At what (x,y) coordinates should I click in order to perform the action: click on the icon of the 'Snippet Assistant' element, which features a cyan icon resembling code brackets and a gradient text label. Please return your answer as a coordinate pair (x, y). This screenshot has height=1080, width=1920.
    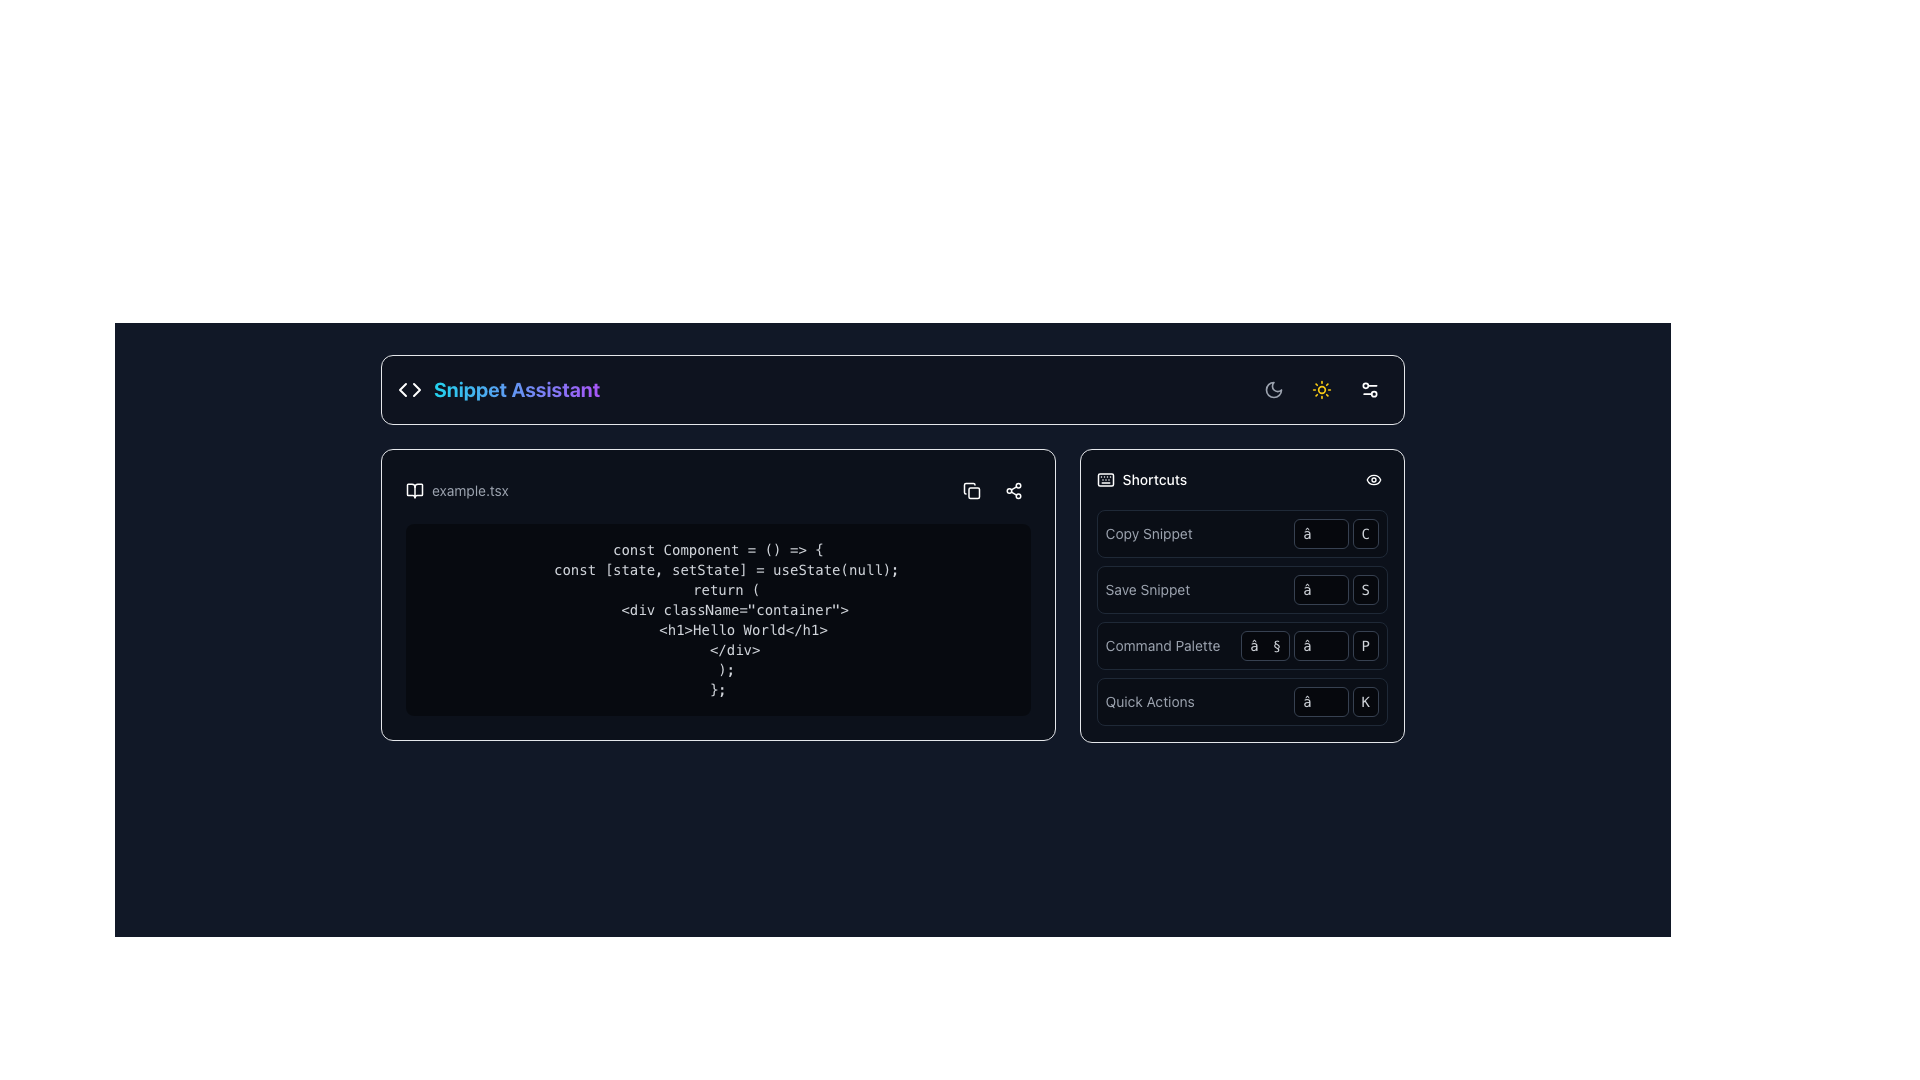
    Looking at the image, I should click on (499, 389).